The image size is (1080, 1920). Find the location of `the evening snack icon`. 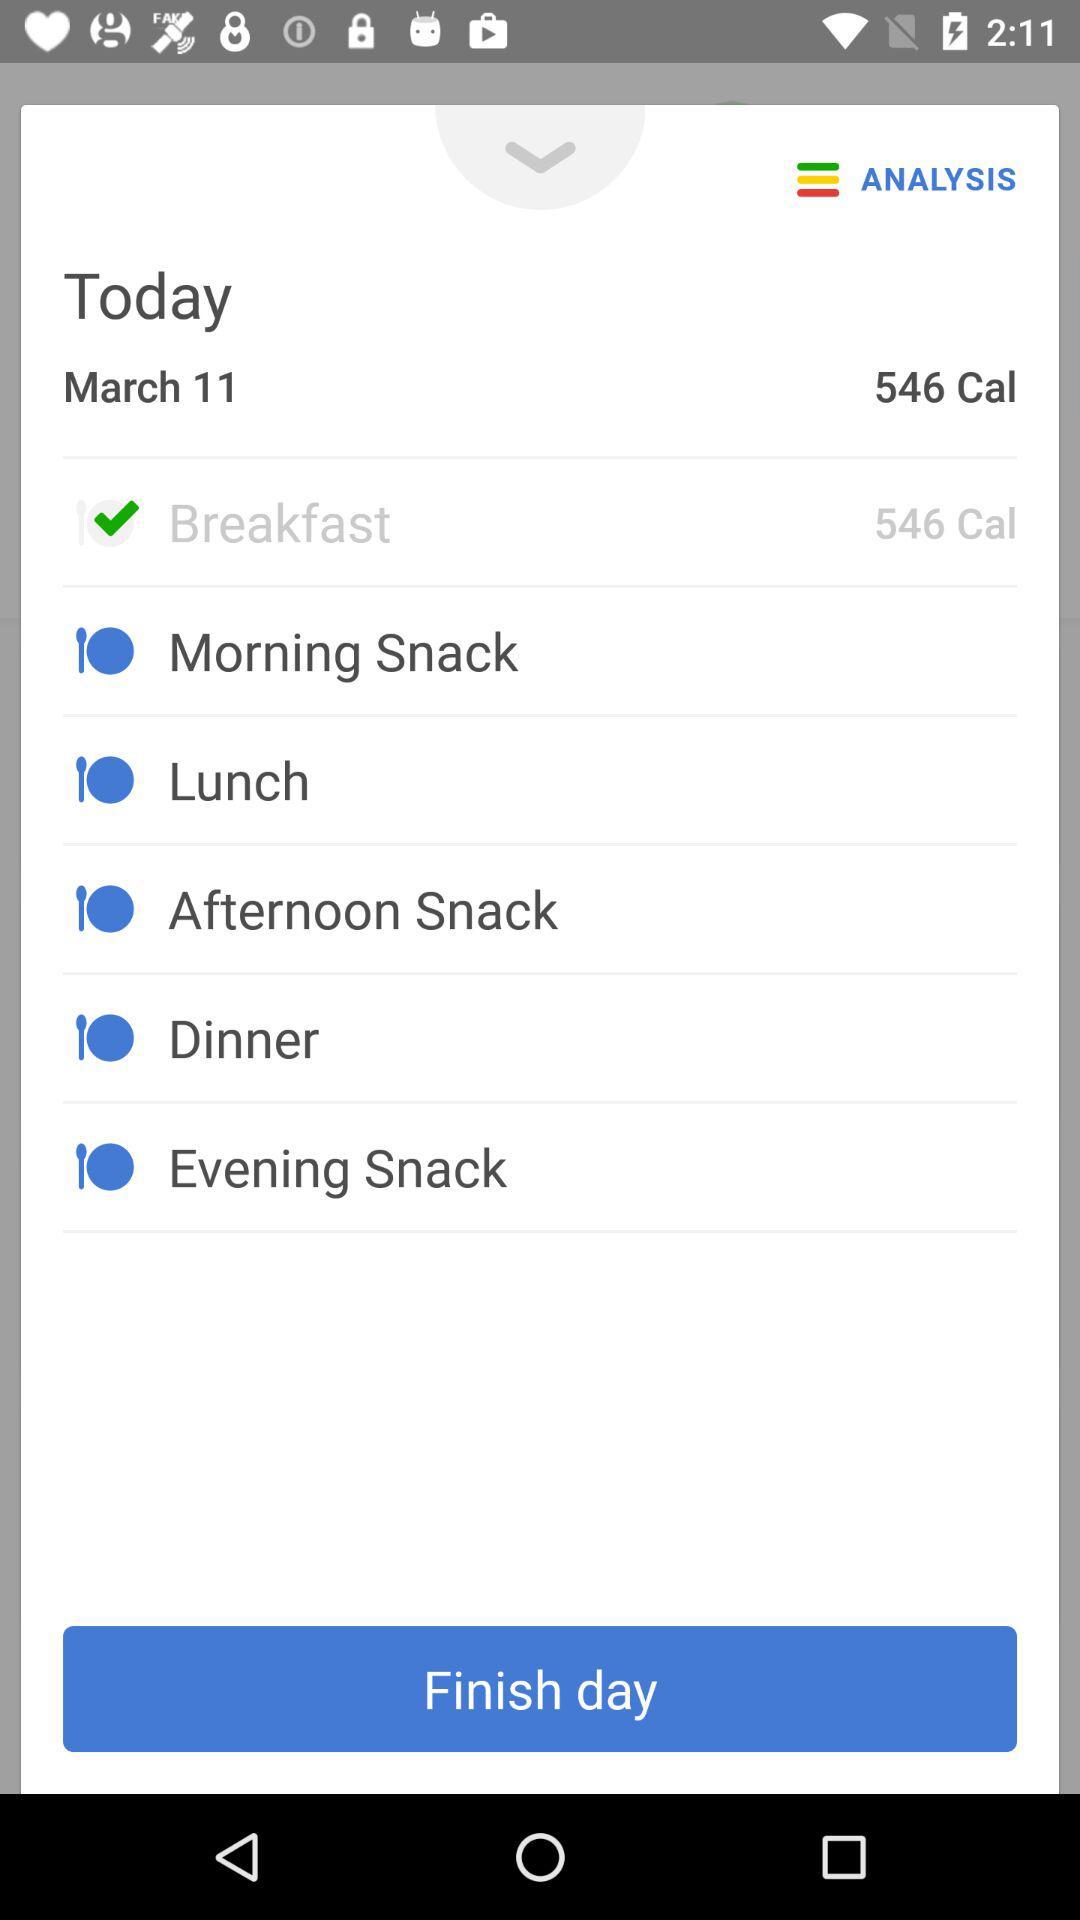

the evening snack icon is located at coordinates (591, 1166).